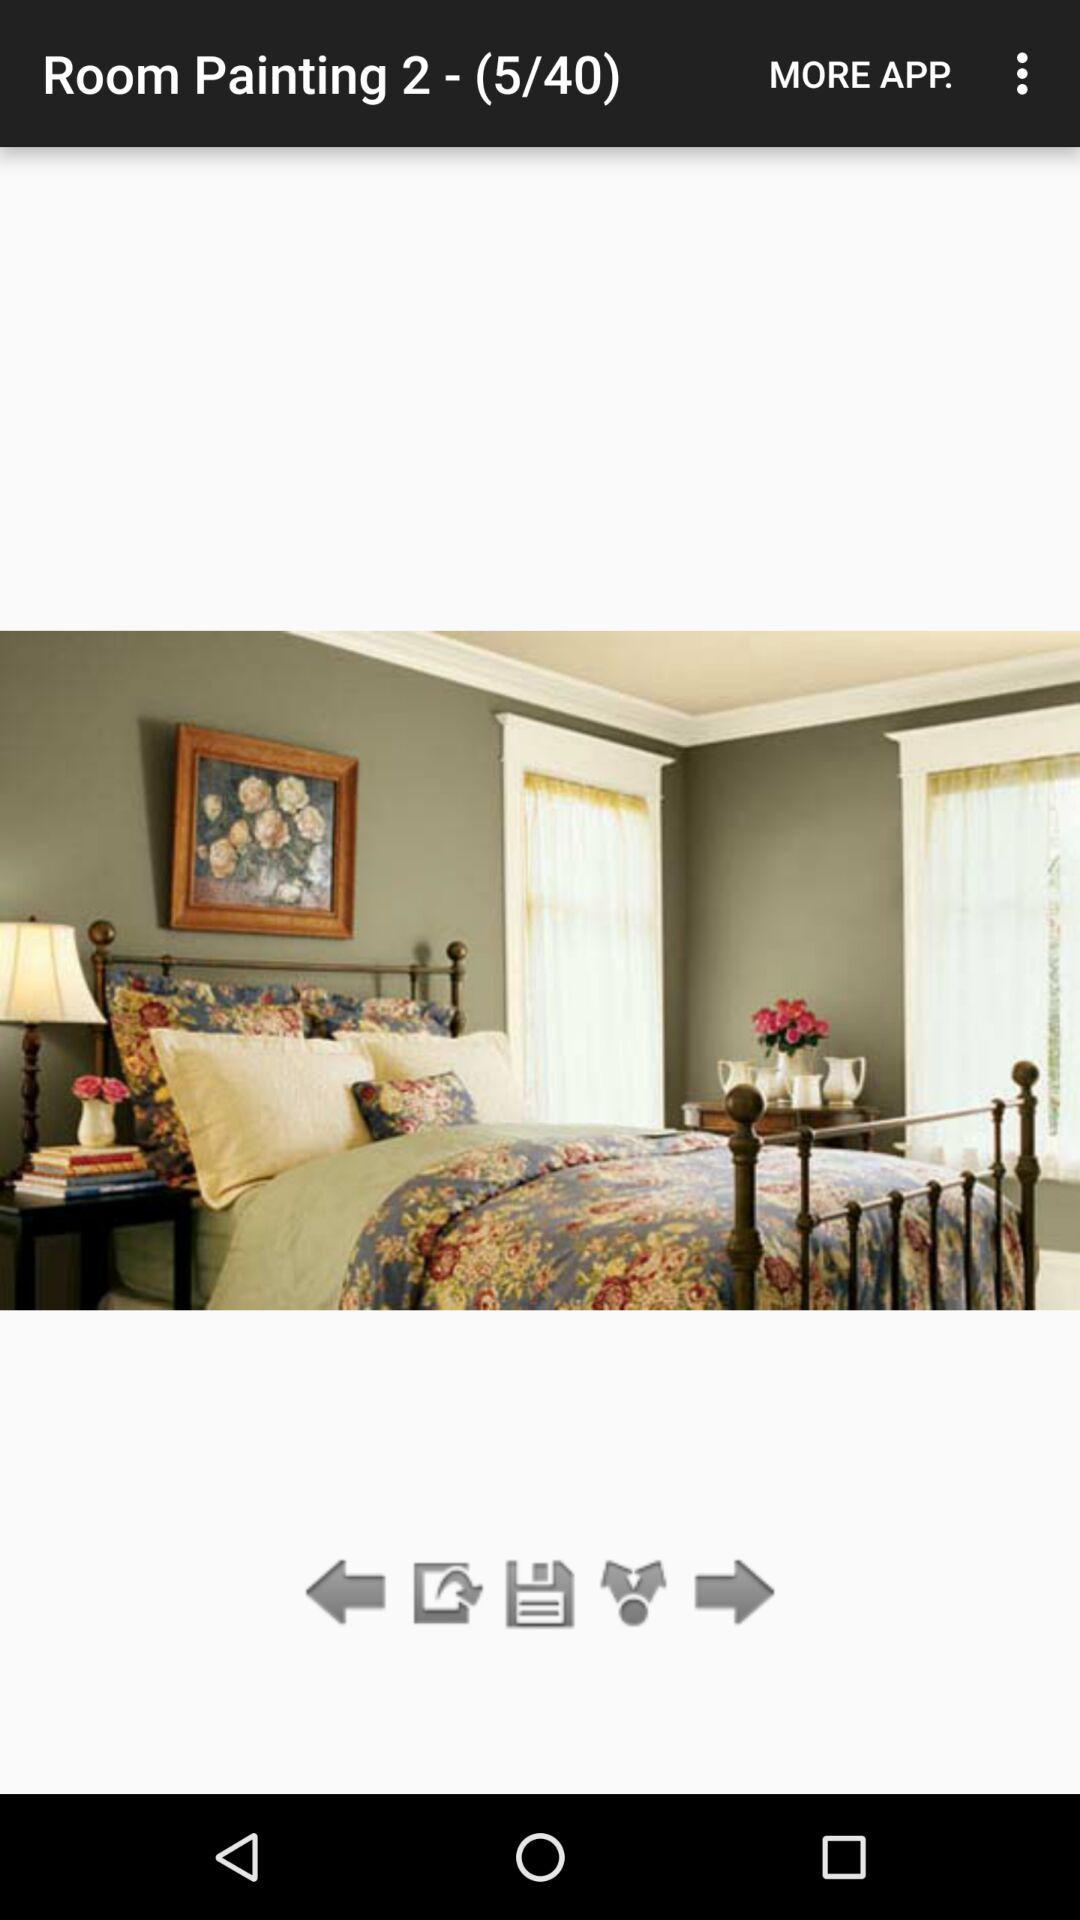  I want to click on the arrow_forward icon, so click(729, 1593).